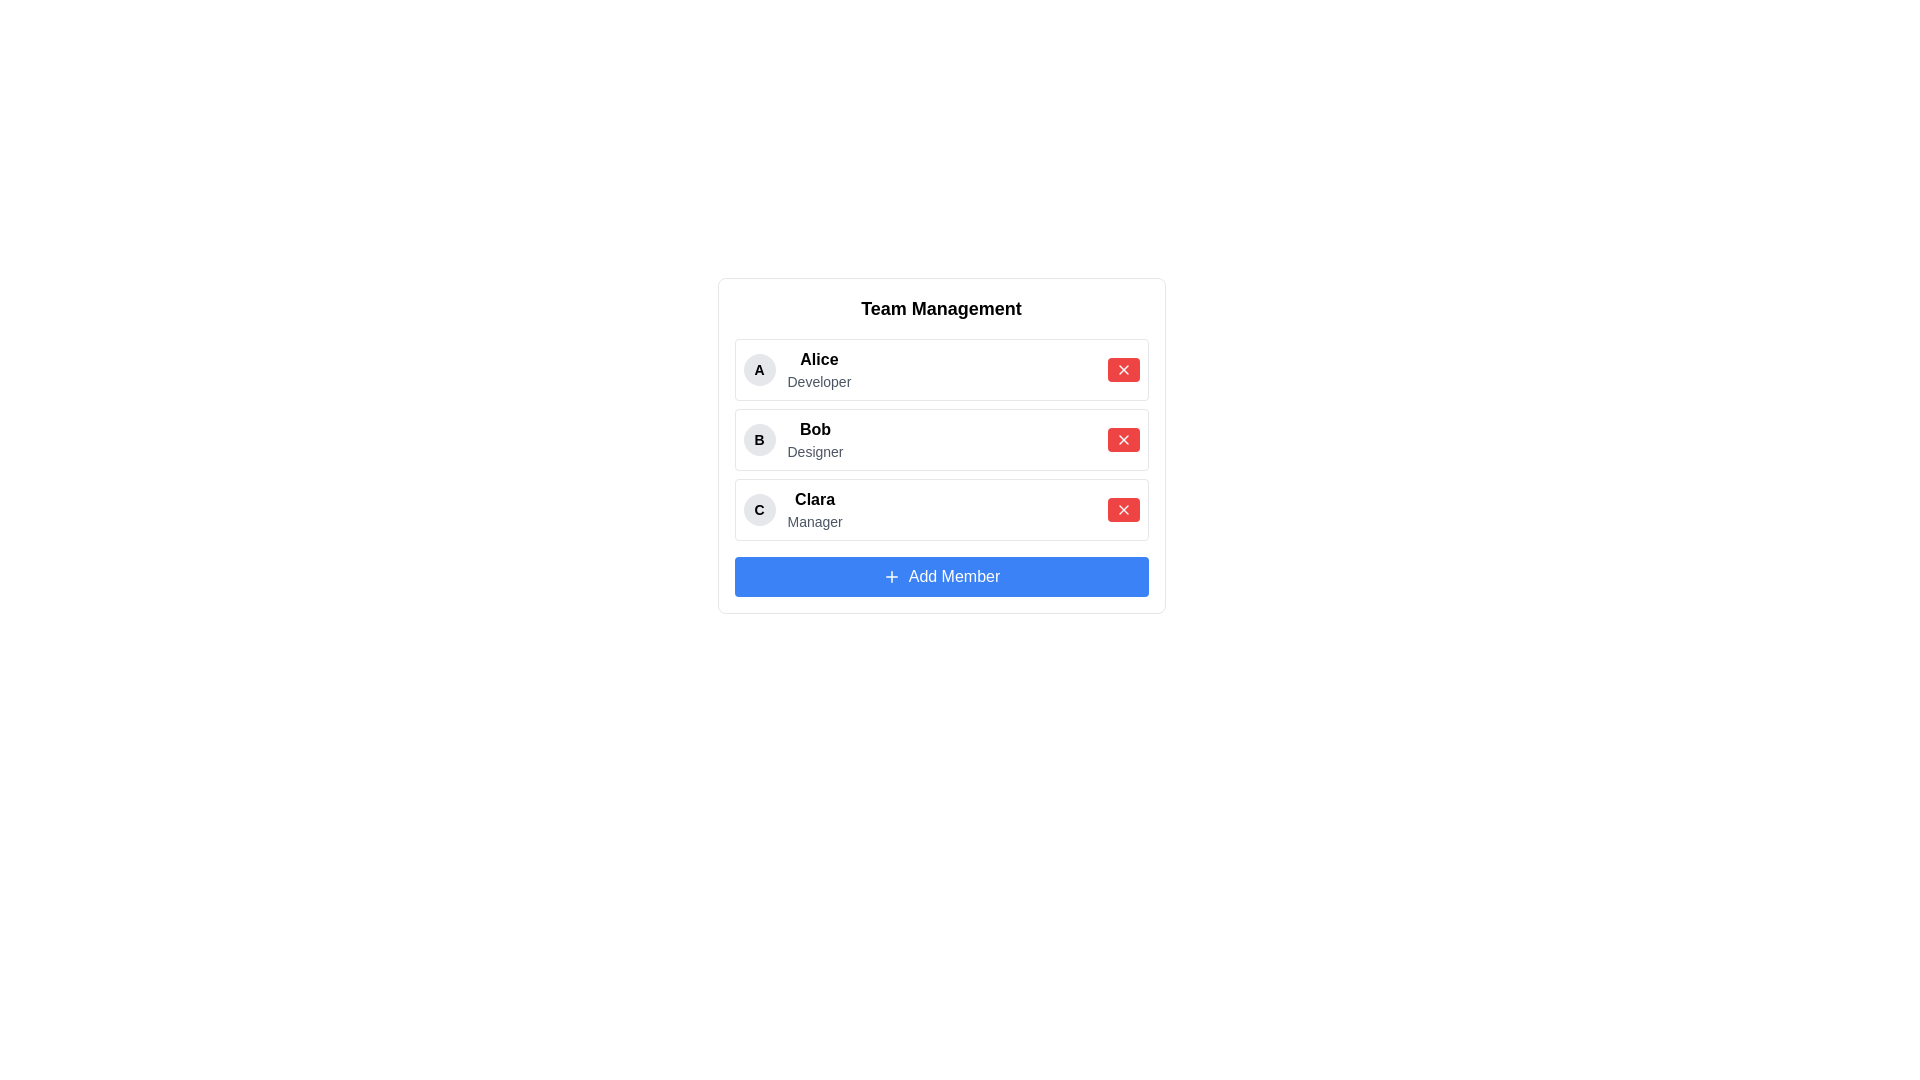 Image resolution: width=1920 pixels, height=1080 pixels. What do you see at coordinates (819, 370) in the screenshot?
I see `text block displaying 'Alice' in bold and 'Developer' in a smaller font, located in the top entry of the team members list` at bounding box center [819, 370].